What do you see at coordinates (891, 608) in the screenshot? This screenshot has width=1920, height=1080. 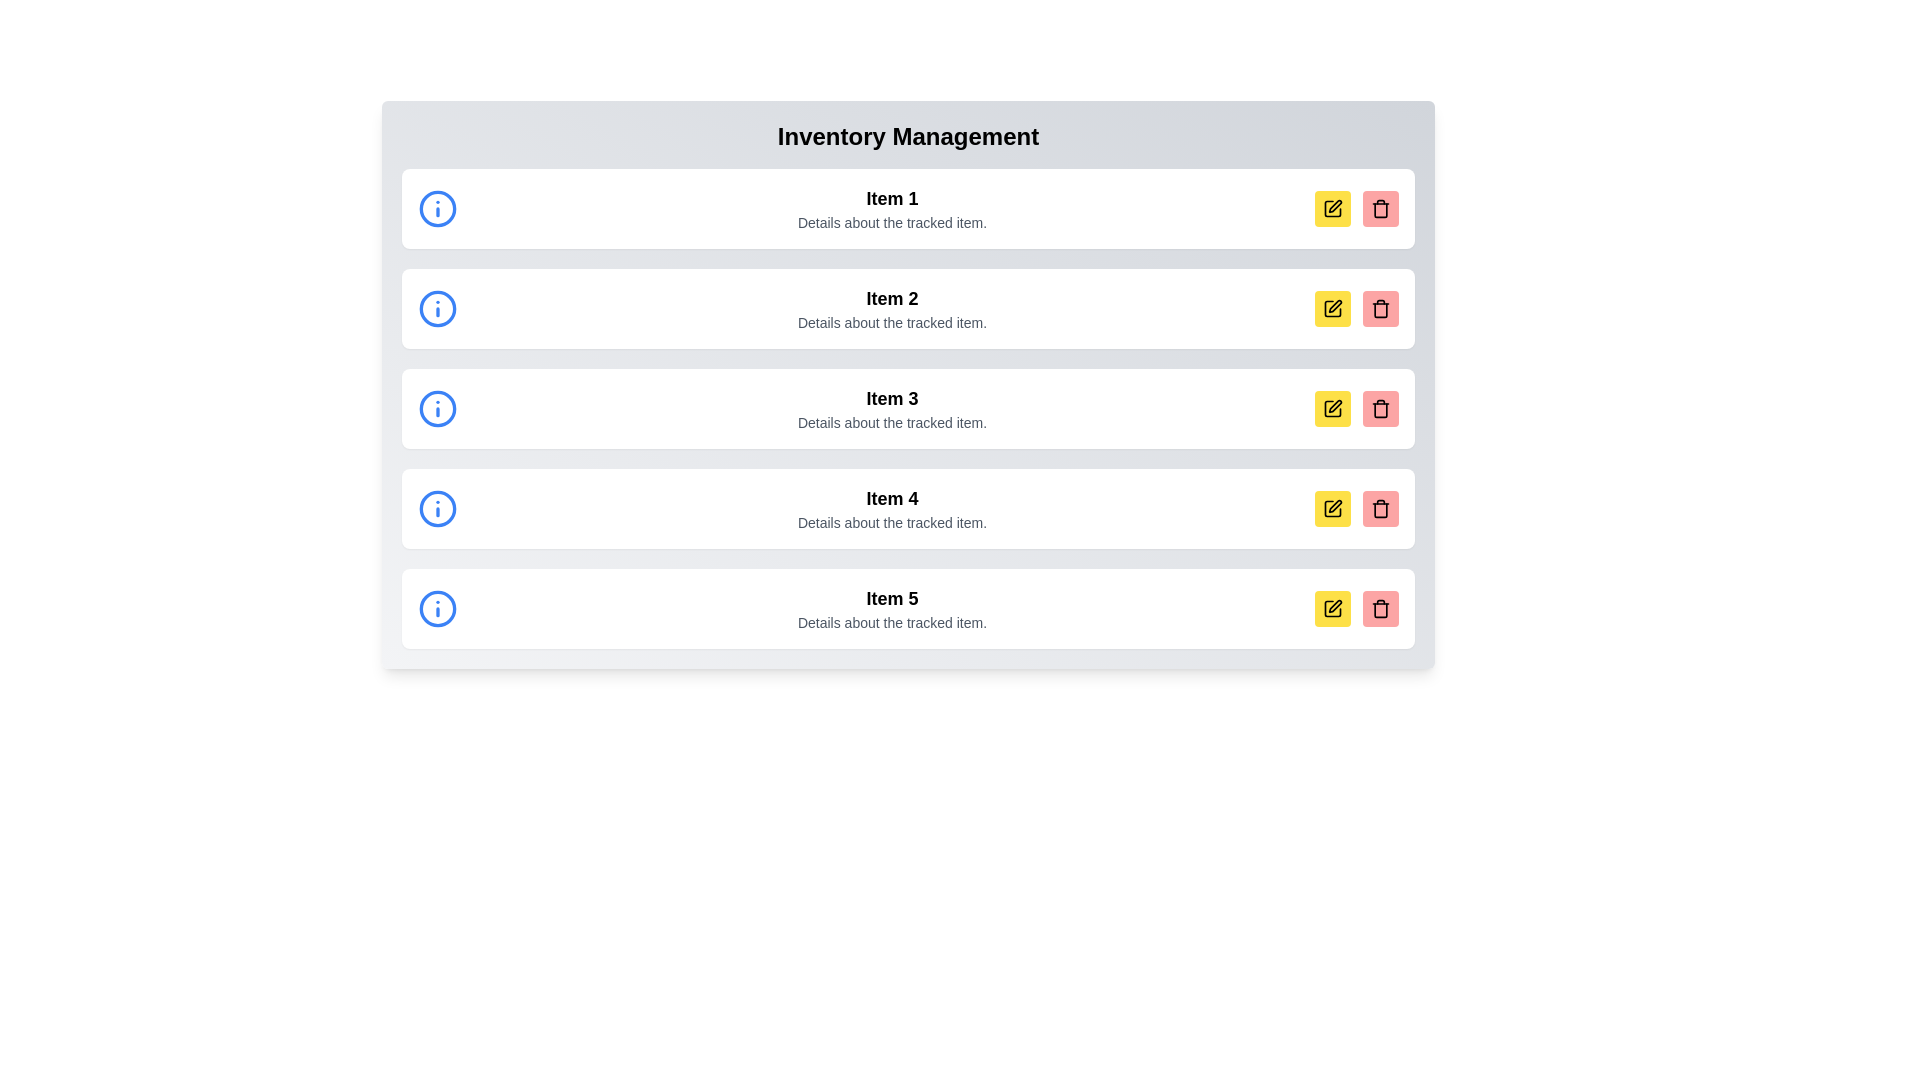 I see `the Text display area that shows 'Item 5' in bold, with the description 'Details about the tracked item.' below it, located in the fifth row from the top` at bounding box center [891, 608].